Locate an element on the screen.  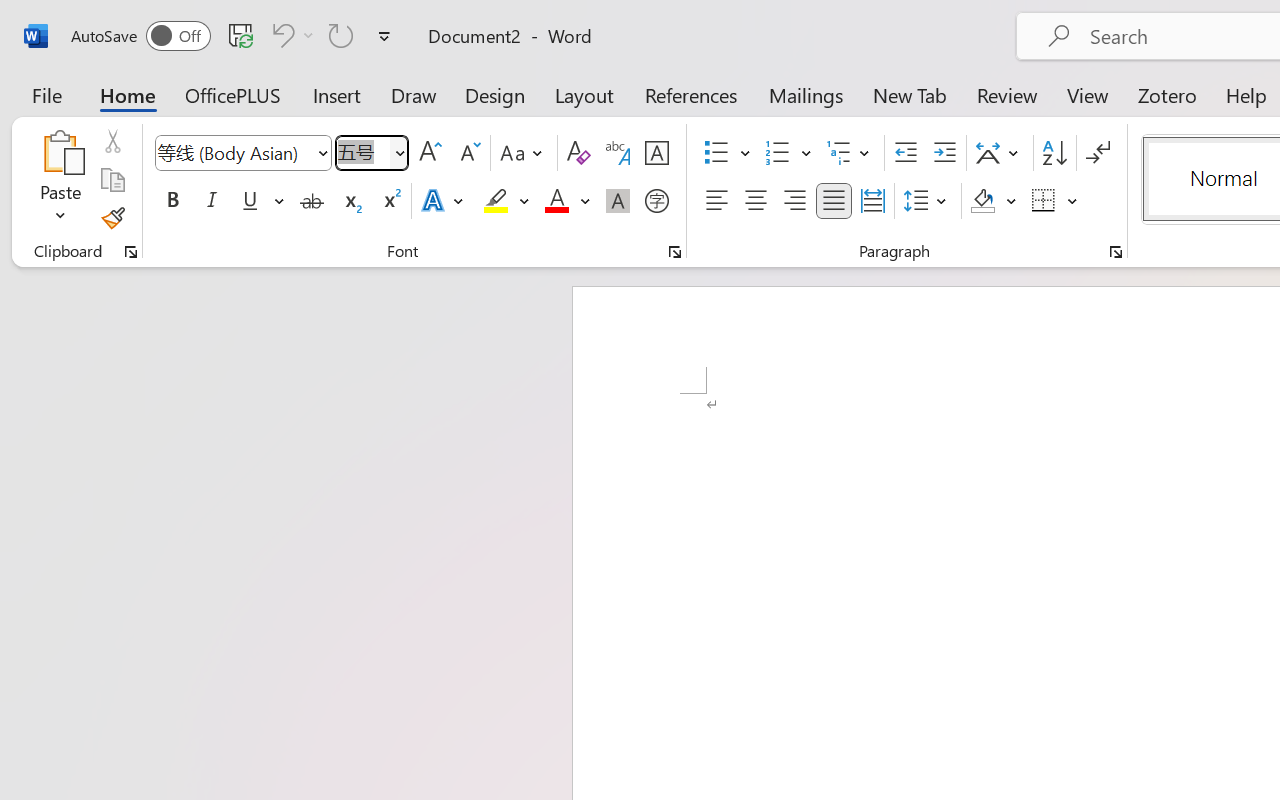
'Mailings' is located at coordinates (806, 94).